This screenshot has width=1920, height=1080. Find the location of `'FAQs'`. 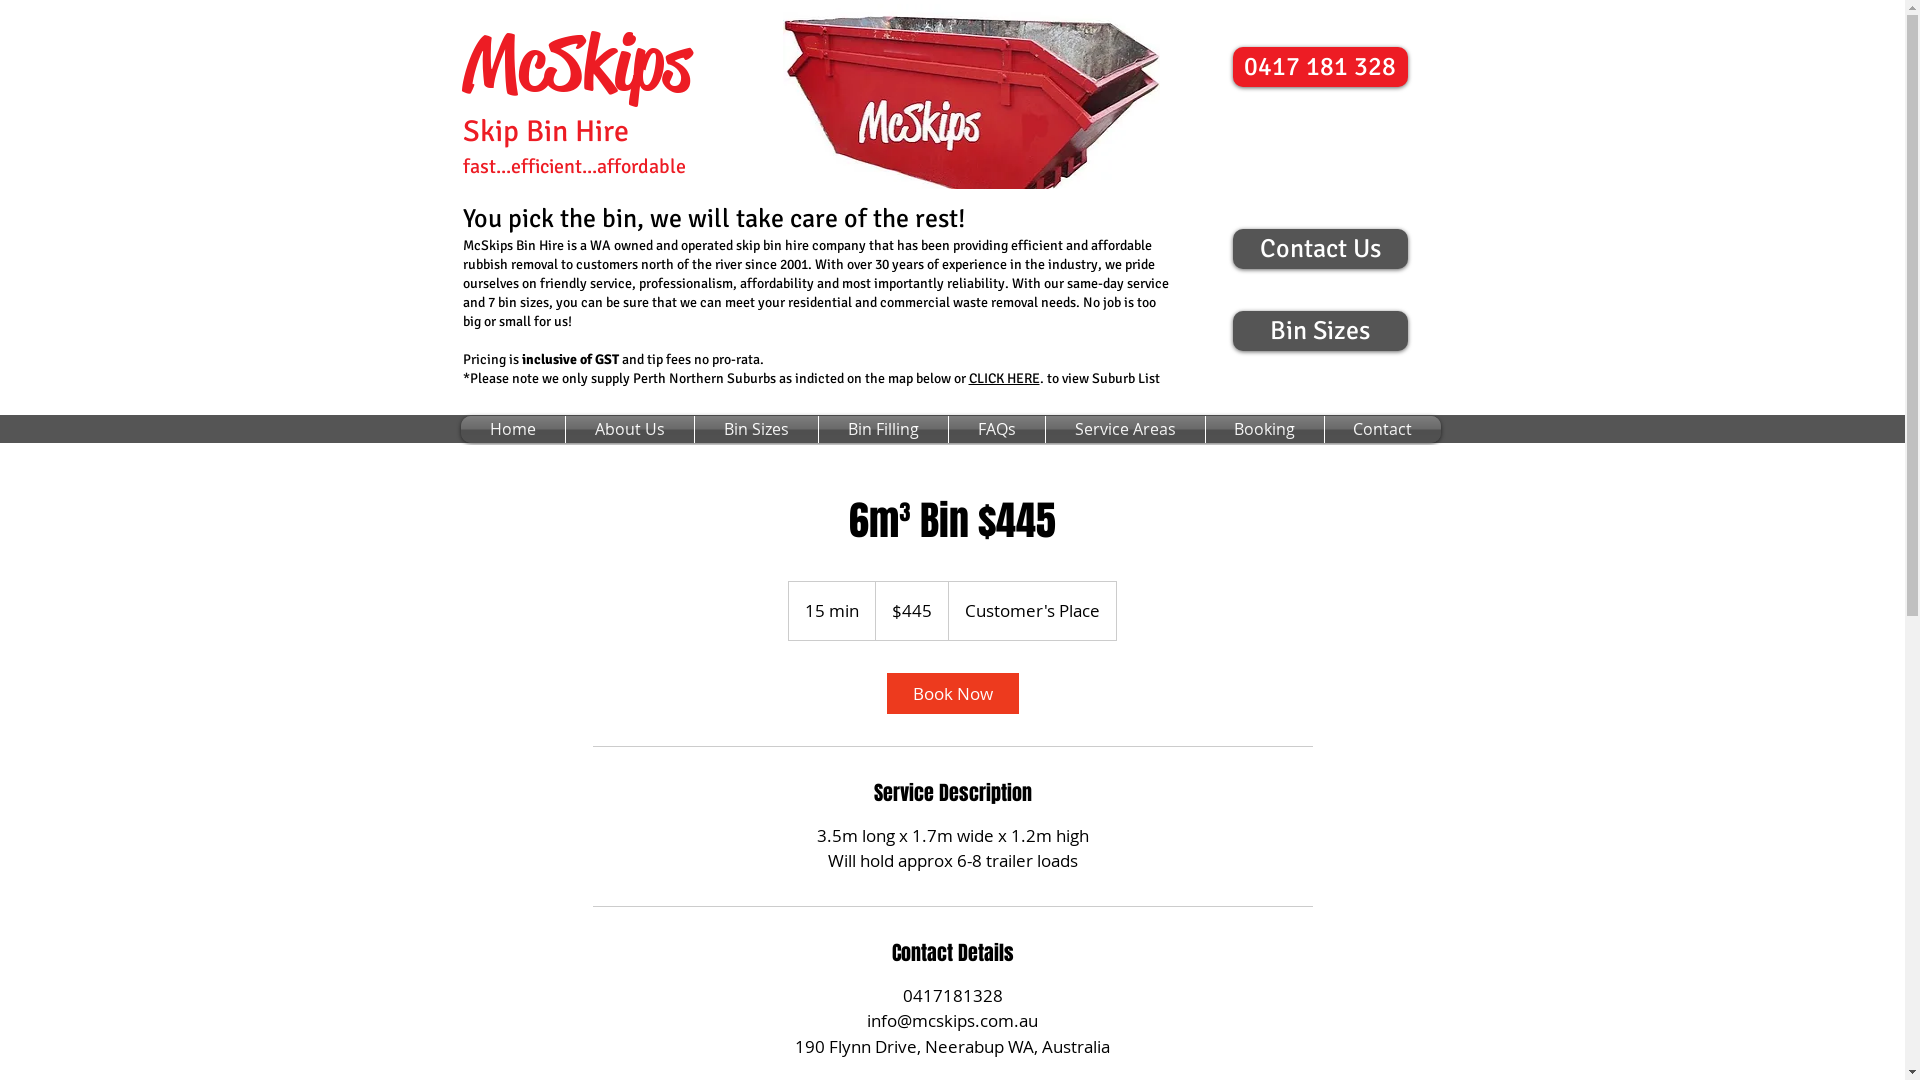

'FAQs' is located at coordinates (996, 428).